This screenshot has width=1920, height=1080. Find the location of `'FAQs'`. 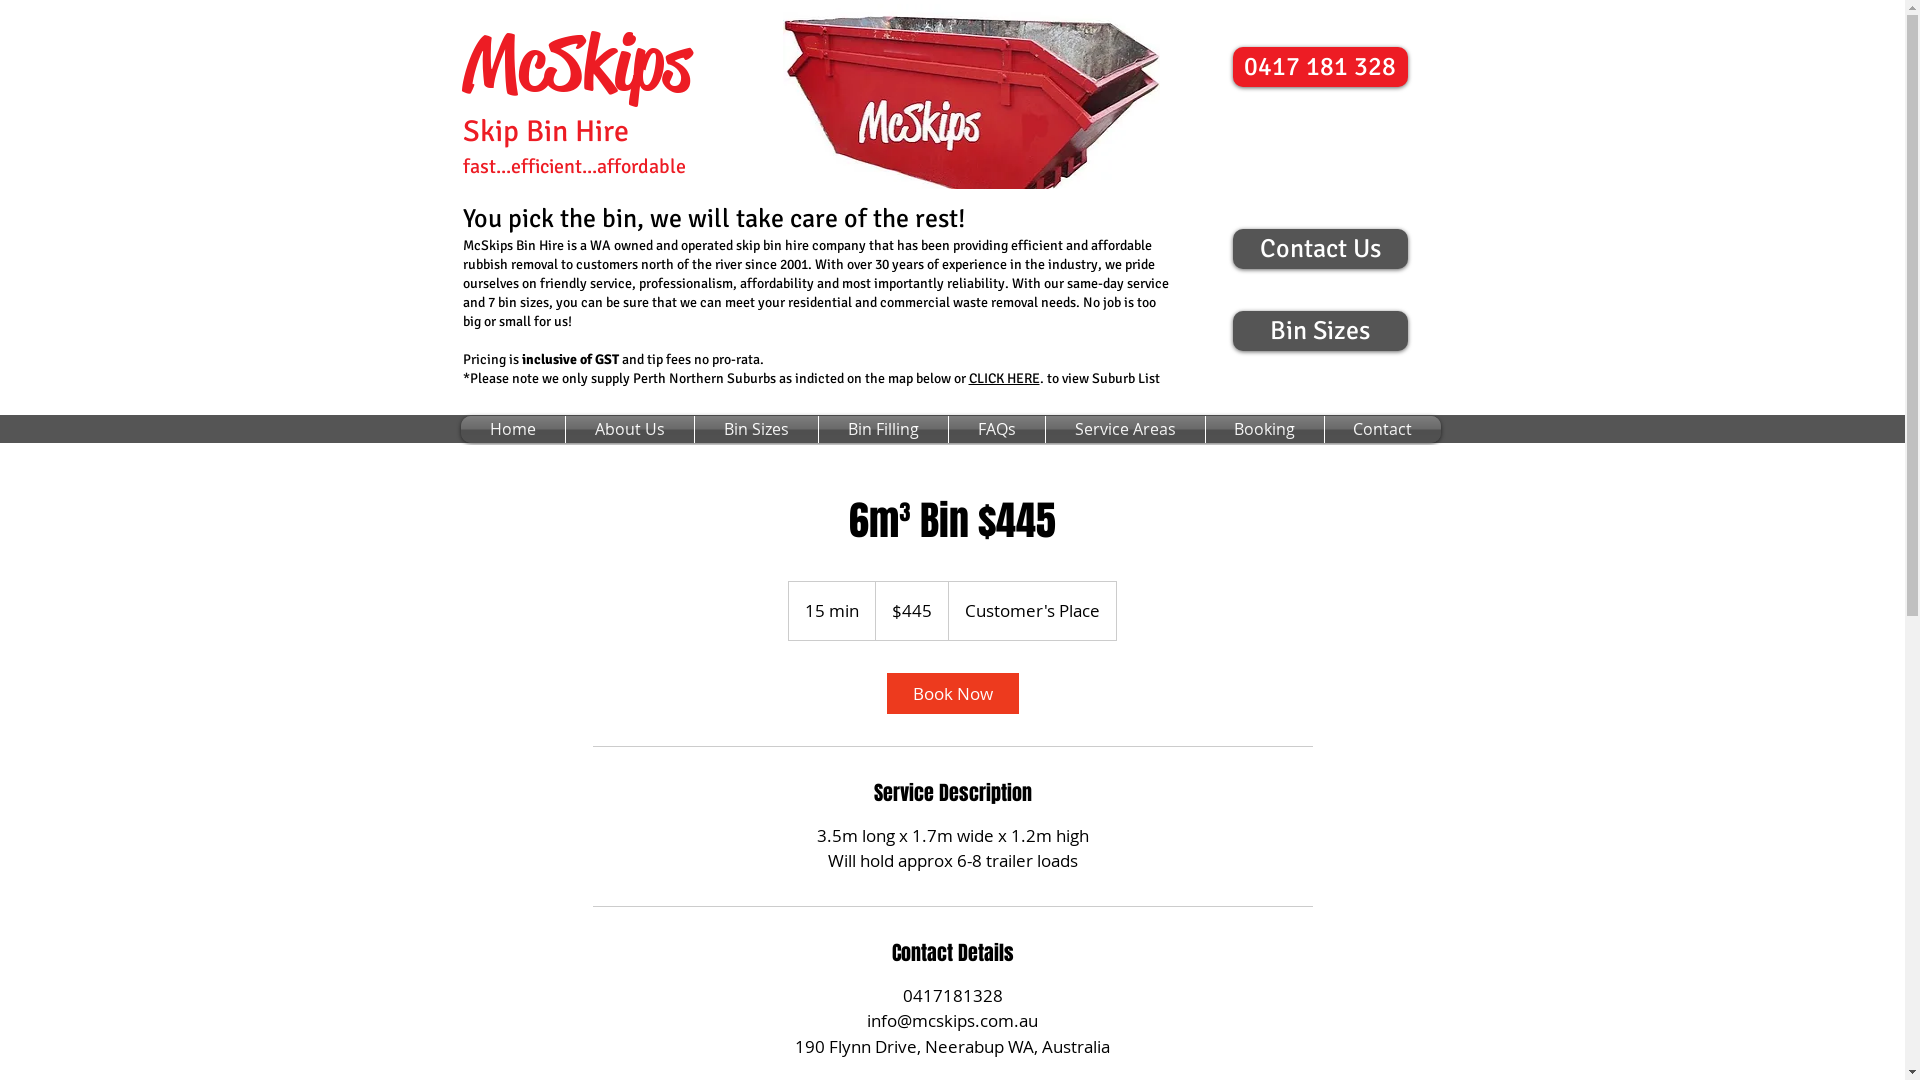

'FAQs' is located at coordinates (996, 428).